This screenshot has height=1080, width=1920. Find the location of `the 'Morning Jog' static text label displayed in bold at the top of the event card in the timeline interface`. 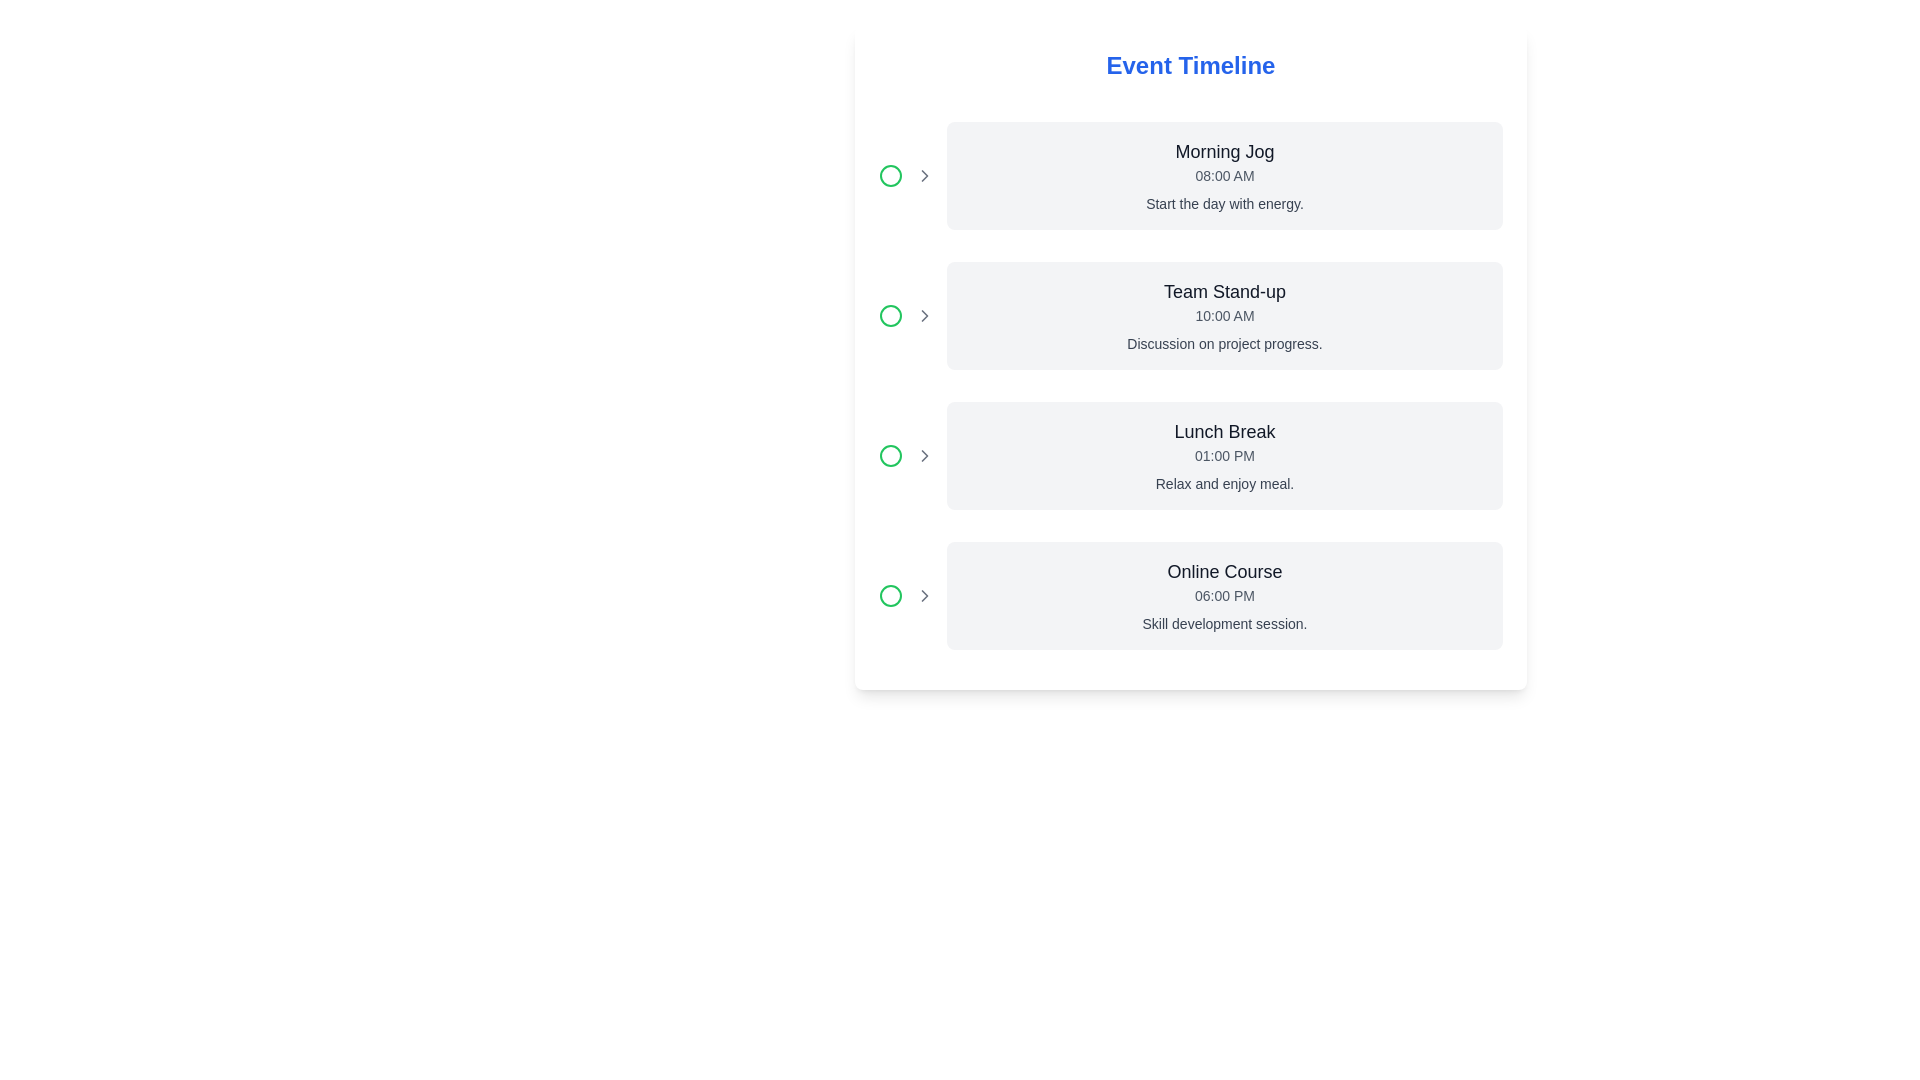

the 'Morning Jog' static text label displayed in bold at the top of the event card in the timeline interface is located at coordinates (1223, 150).